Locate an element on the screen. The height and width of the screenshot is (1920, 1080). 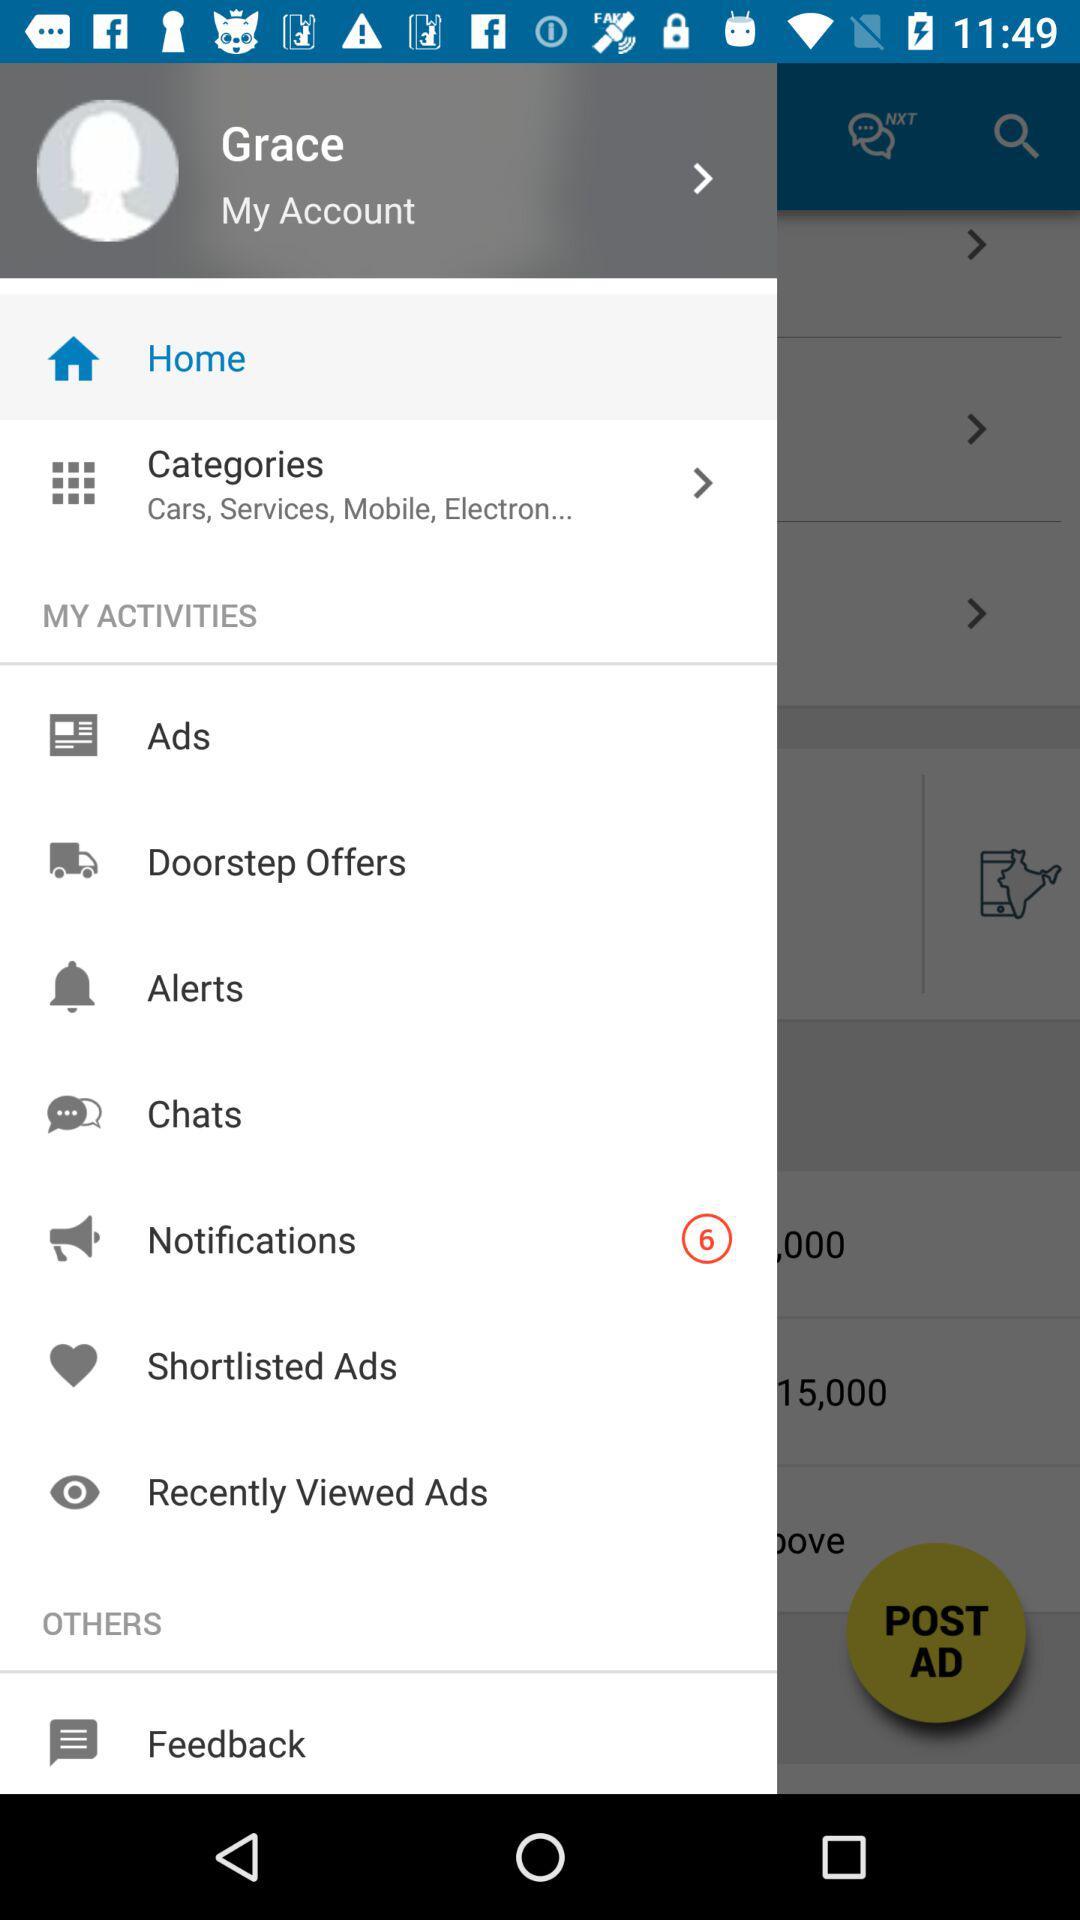
the button on the bottom right corner of the web page is located at coordinates (938, 1652).